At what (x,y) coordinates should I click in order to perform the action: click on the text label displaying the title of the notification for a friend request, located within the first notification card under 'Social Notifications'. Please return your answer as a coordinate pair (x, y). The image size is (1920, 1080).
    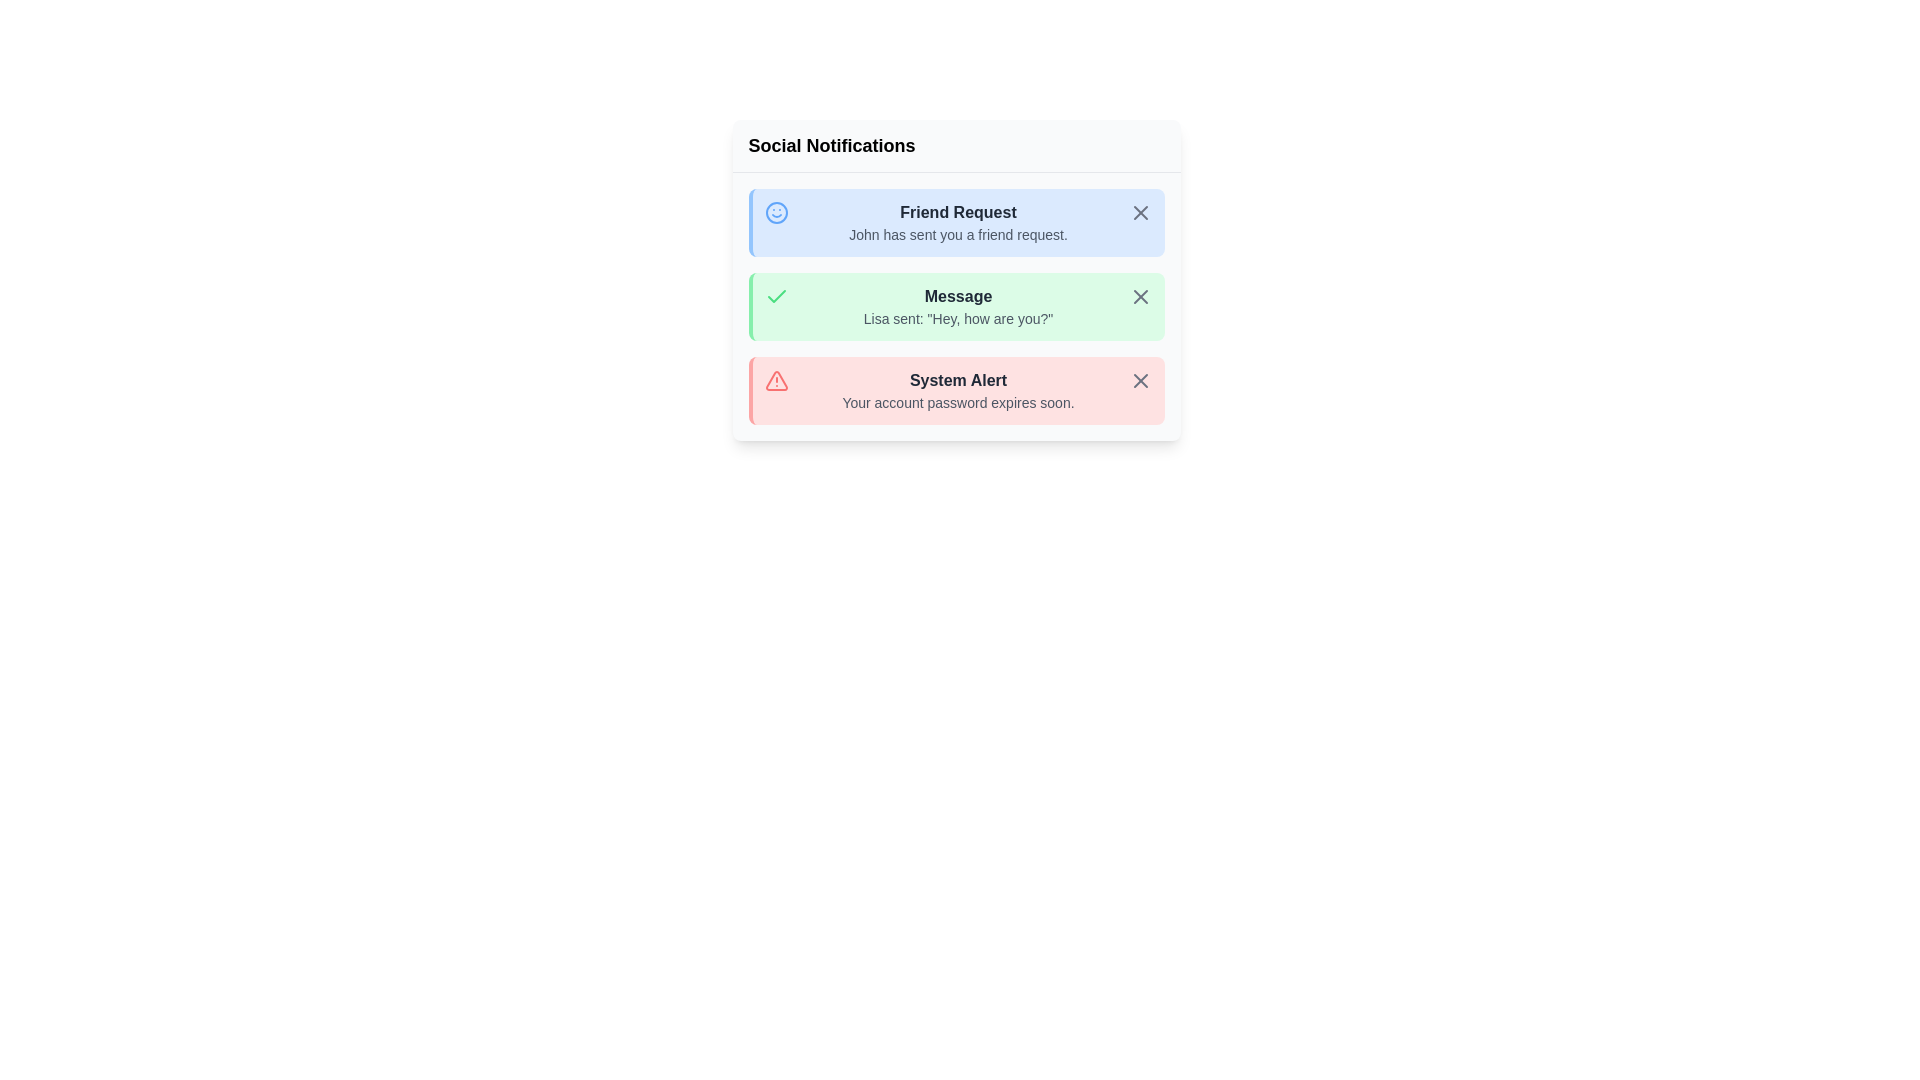
    Looking at the image, I should click on (957, 212).